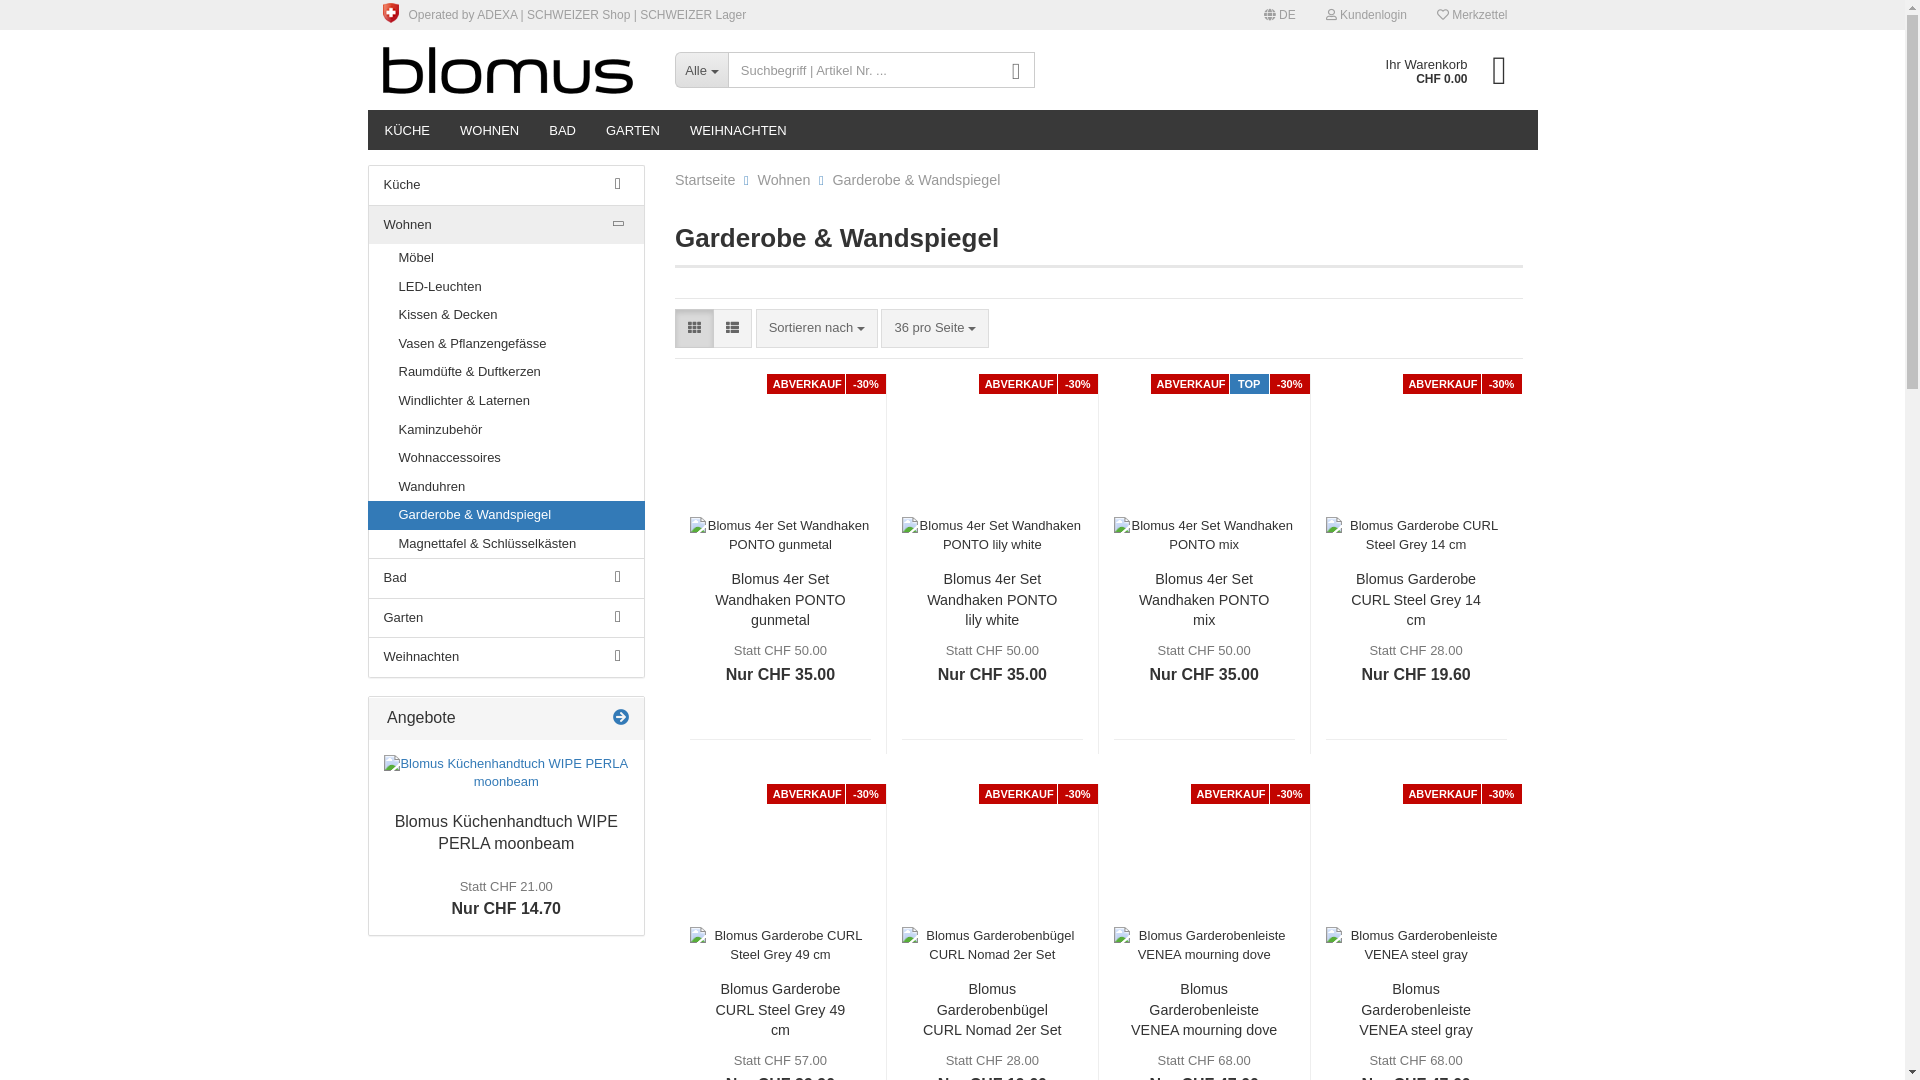 This screenshot has width=1920, height=1080. I want to click on 'Garten', so click(505, 617).